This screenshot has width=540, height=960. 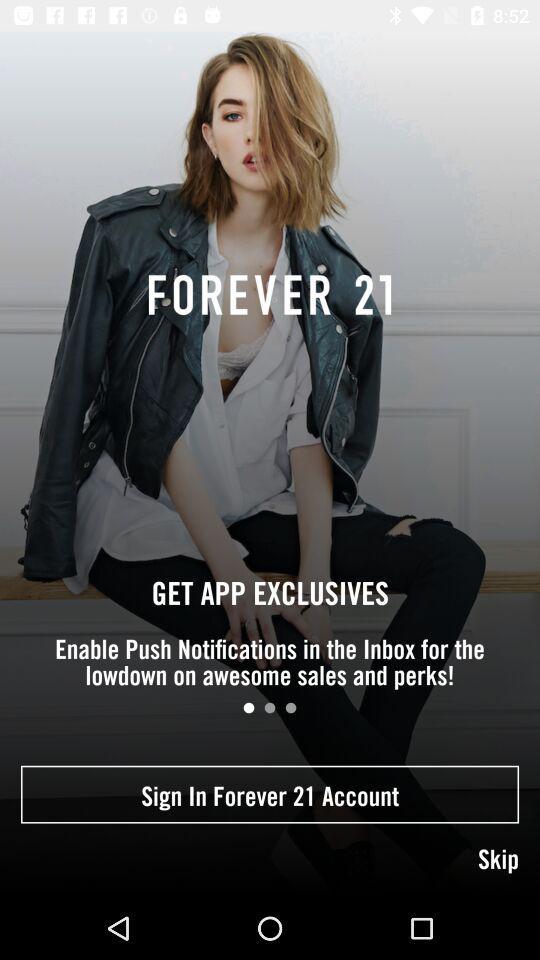 What do you see at coordinates (290, 708) in the screenshot?
I see `item below the enable push notifications item` at bounding box center [290, 708].